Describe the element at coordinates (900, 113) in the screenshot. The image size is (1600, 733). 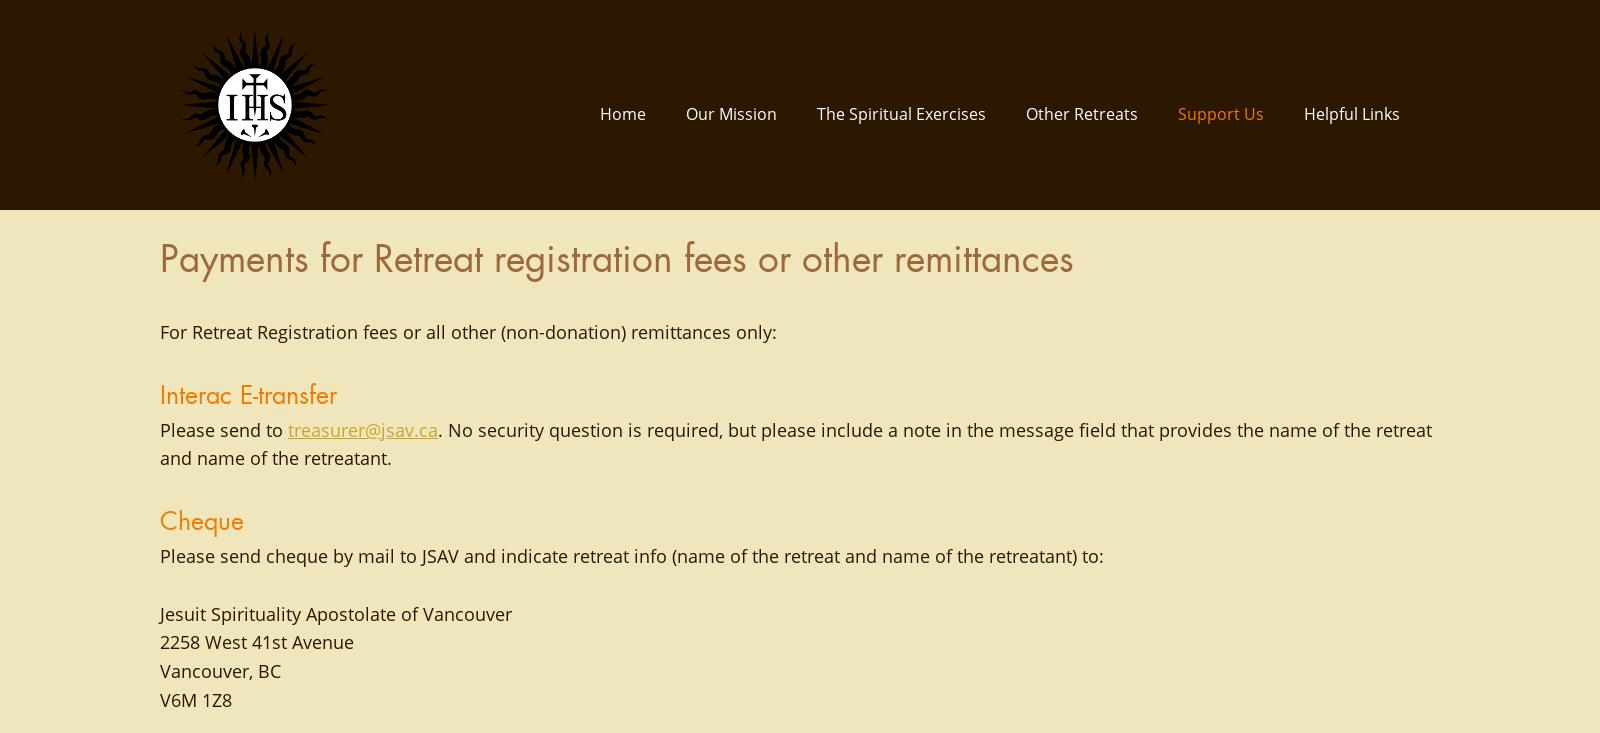
I see `'The Spiritual Exercises'` at that location.